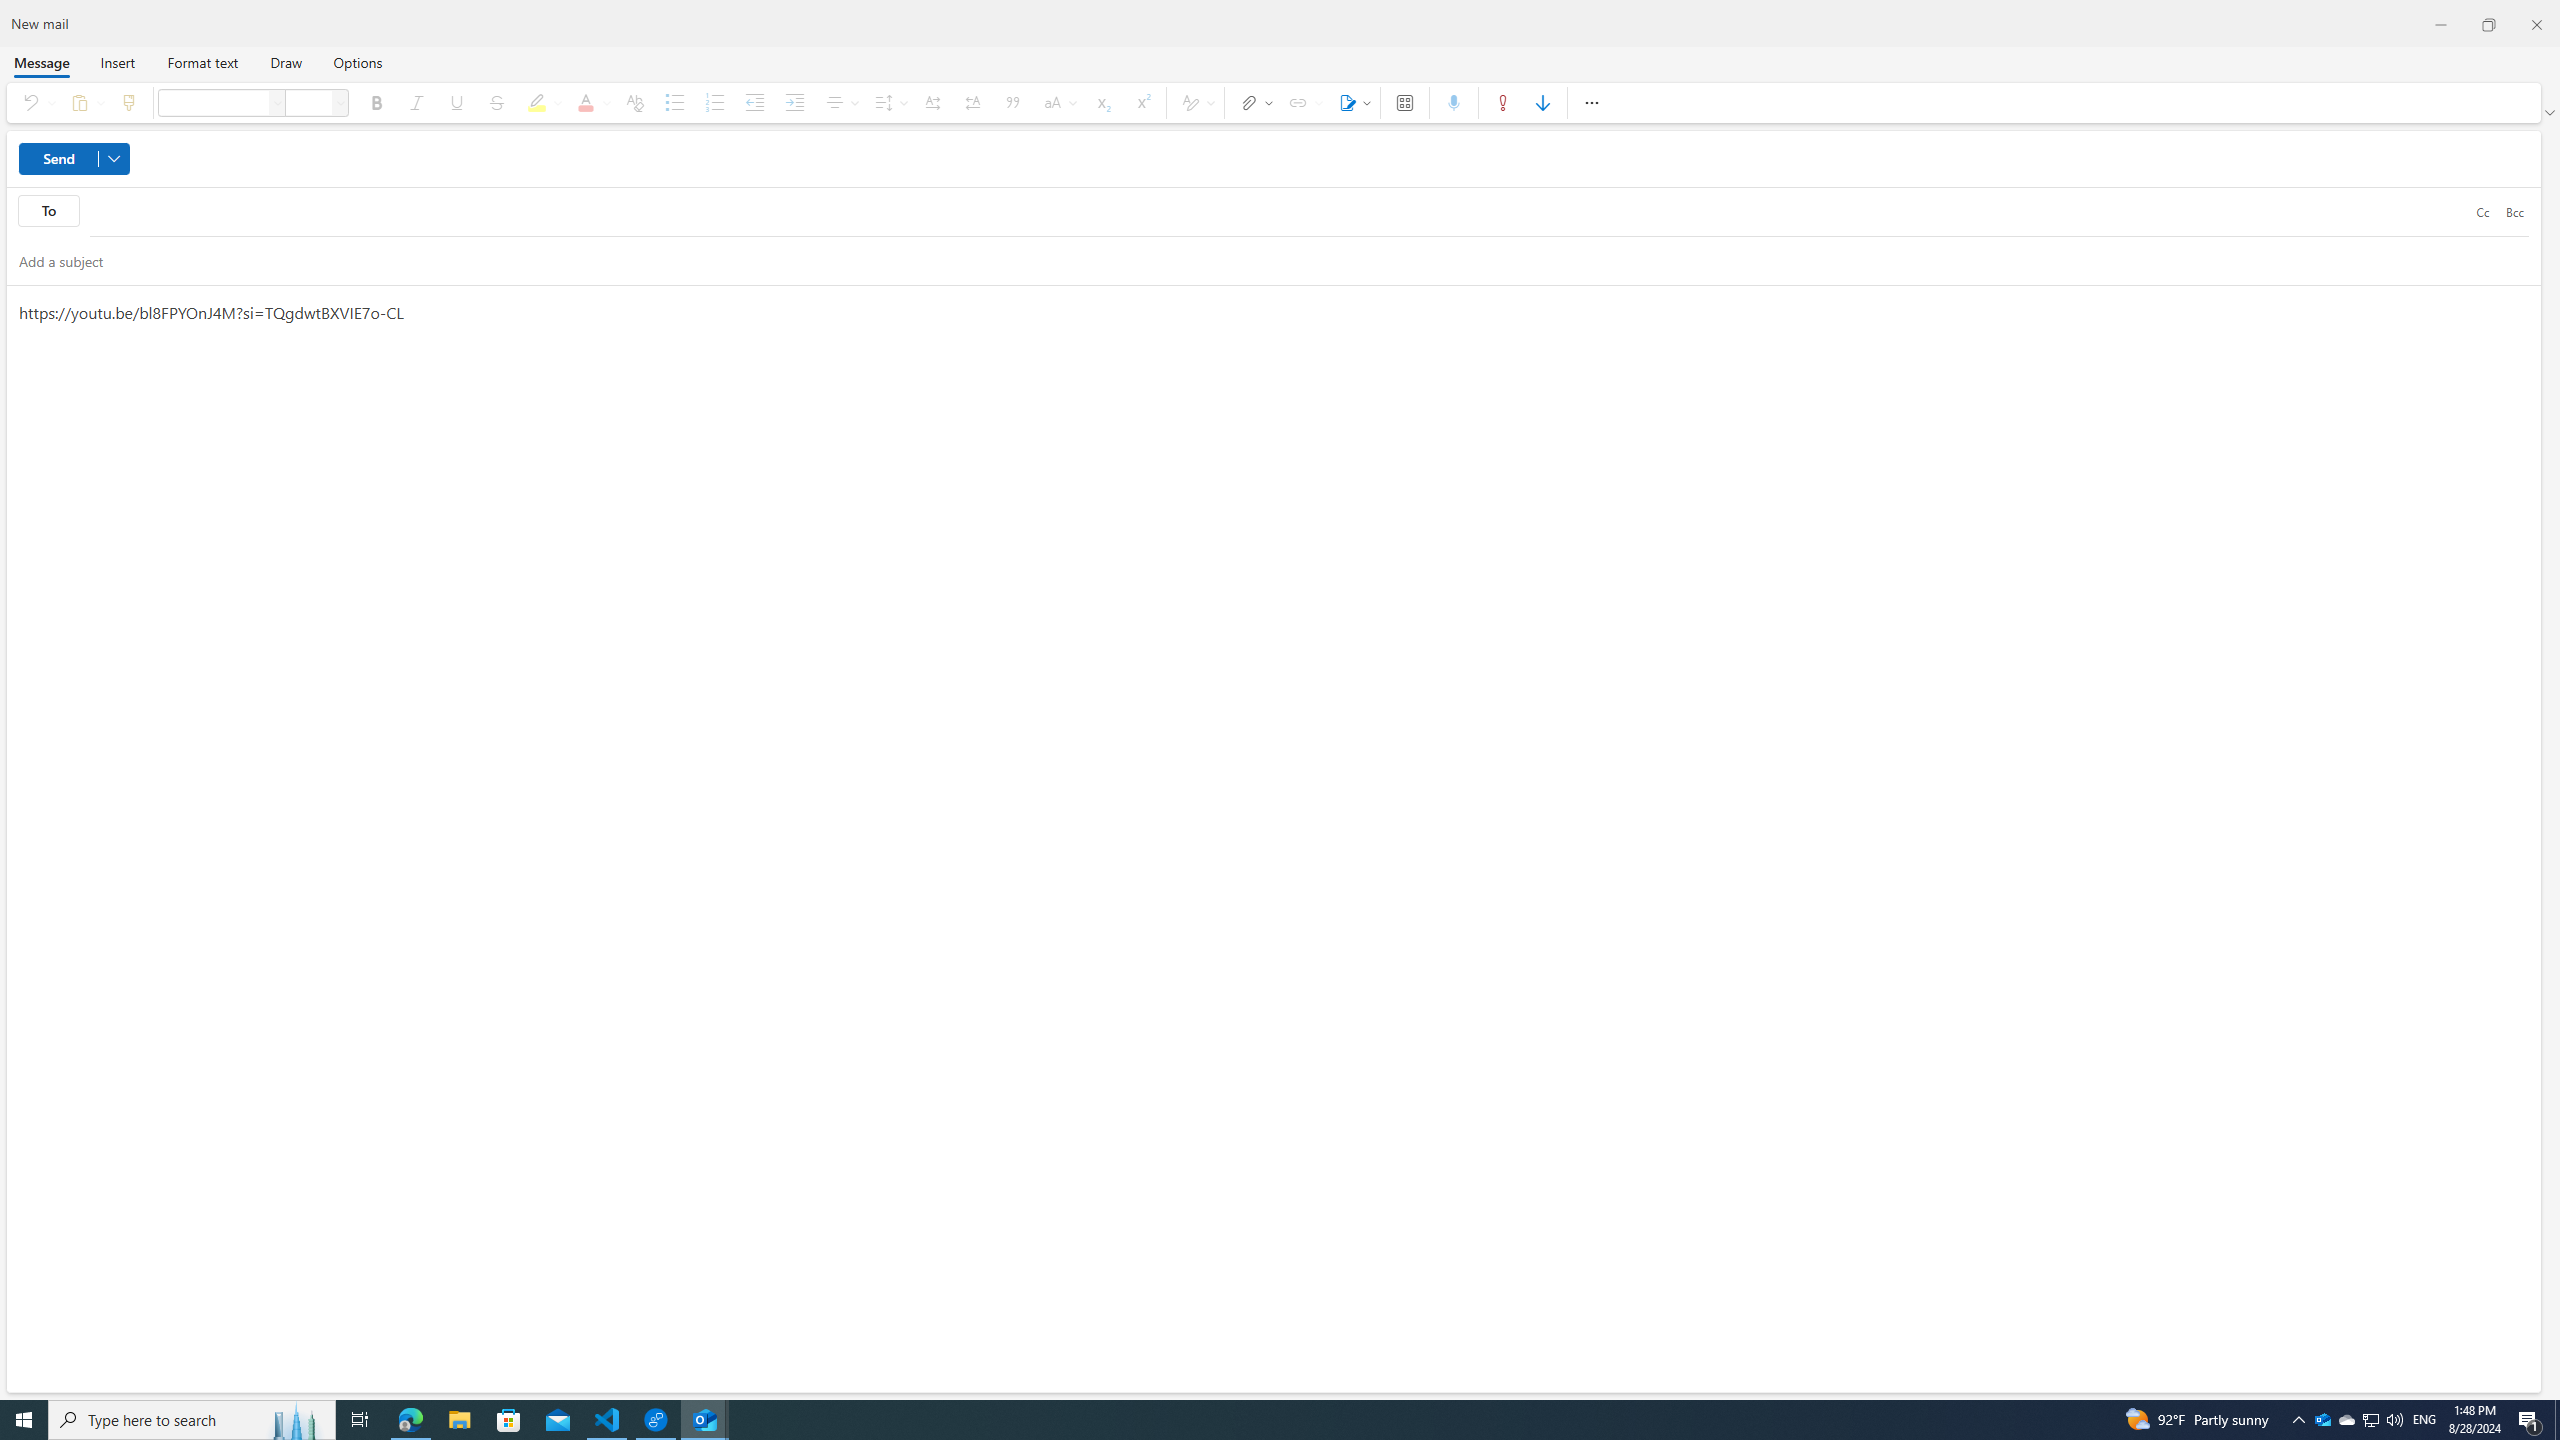  I want to click on 'Options', so click(356, 61).